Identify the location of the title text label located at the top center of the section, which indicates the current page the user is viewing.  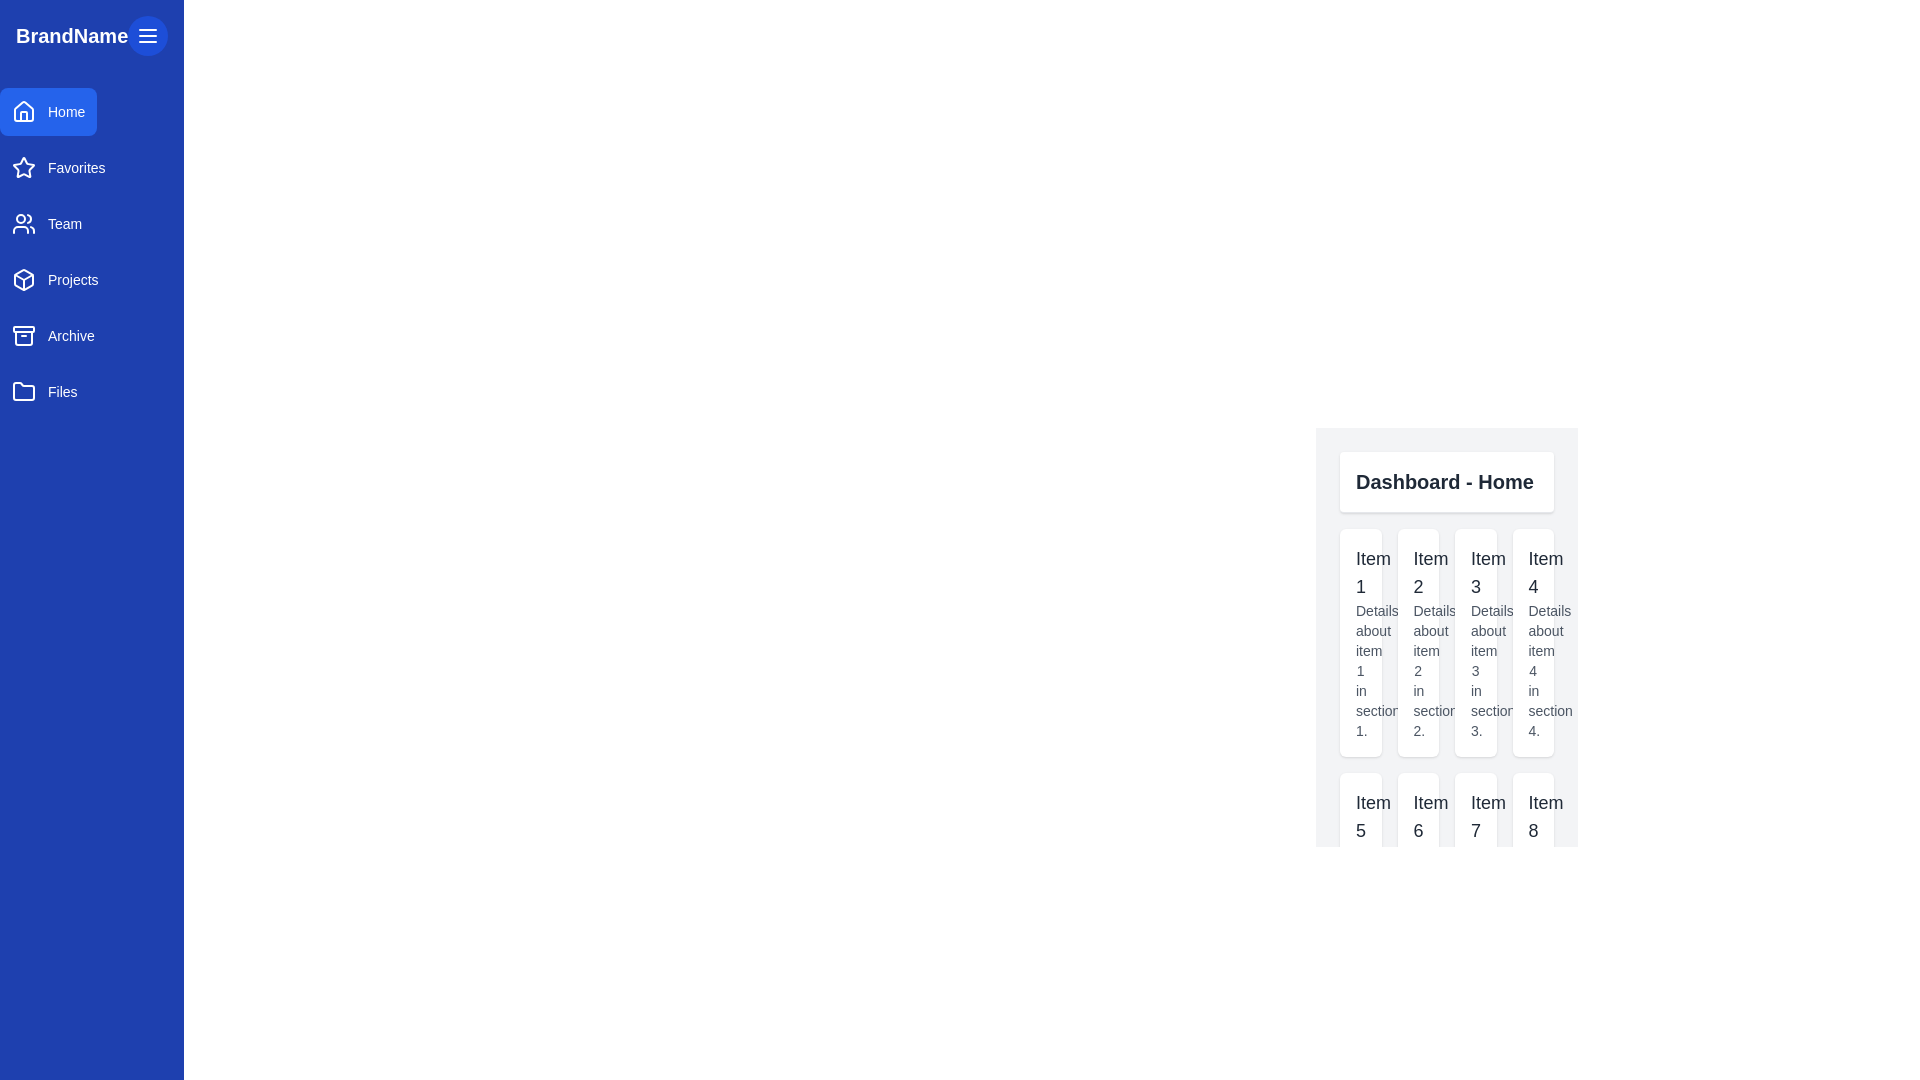
(1444, 482).